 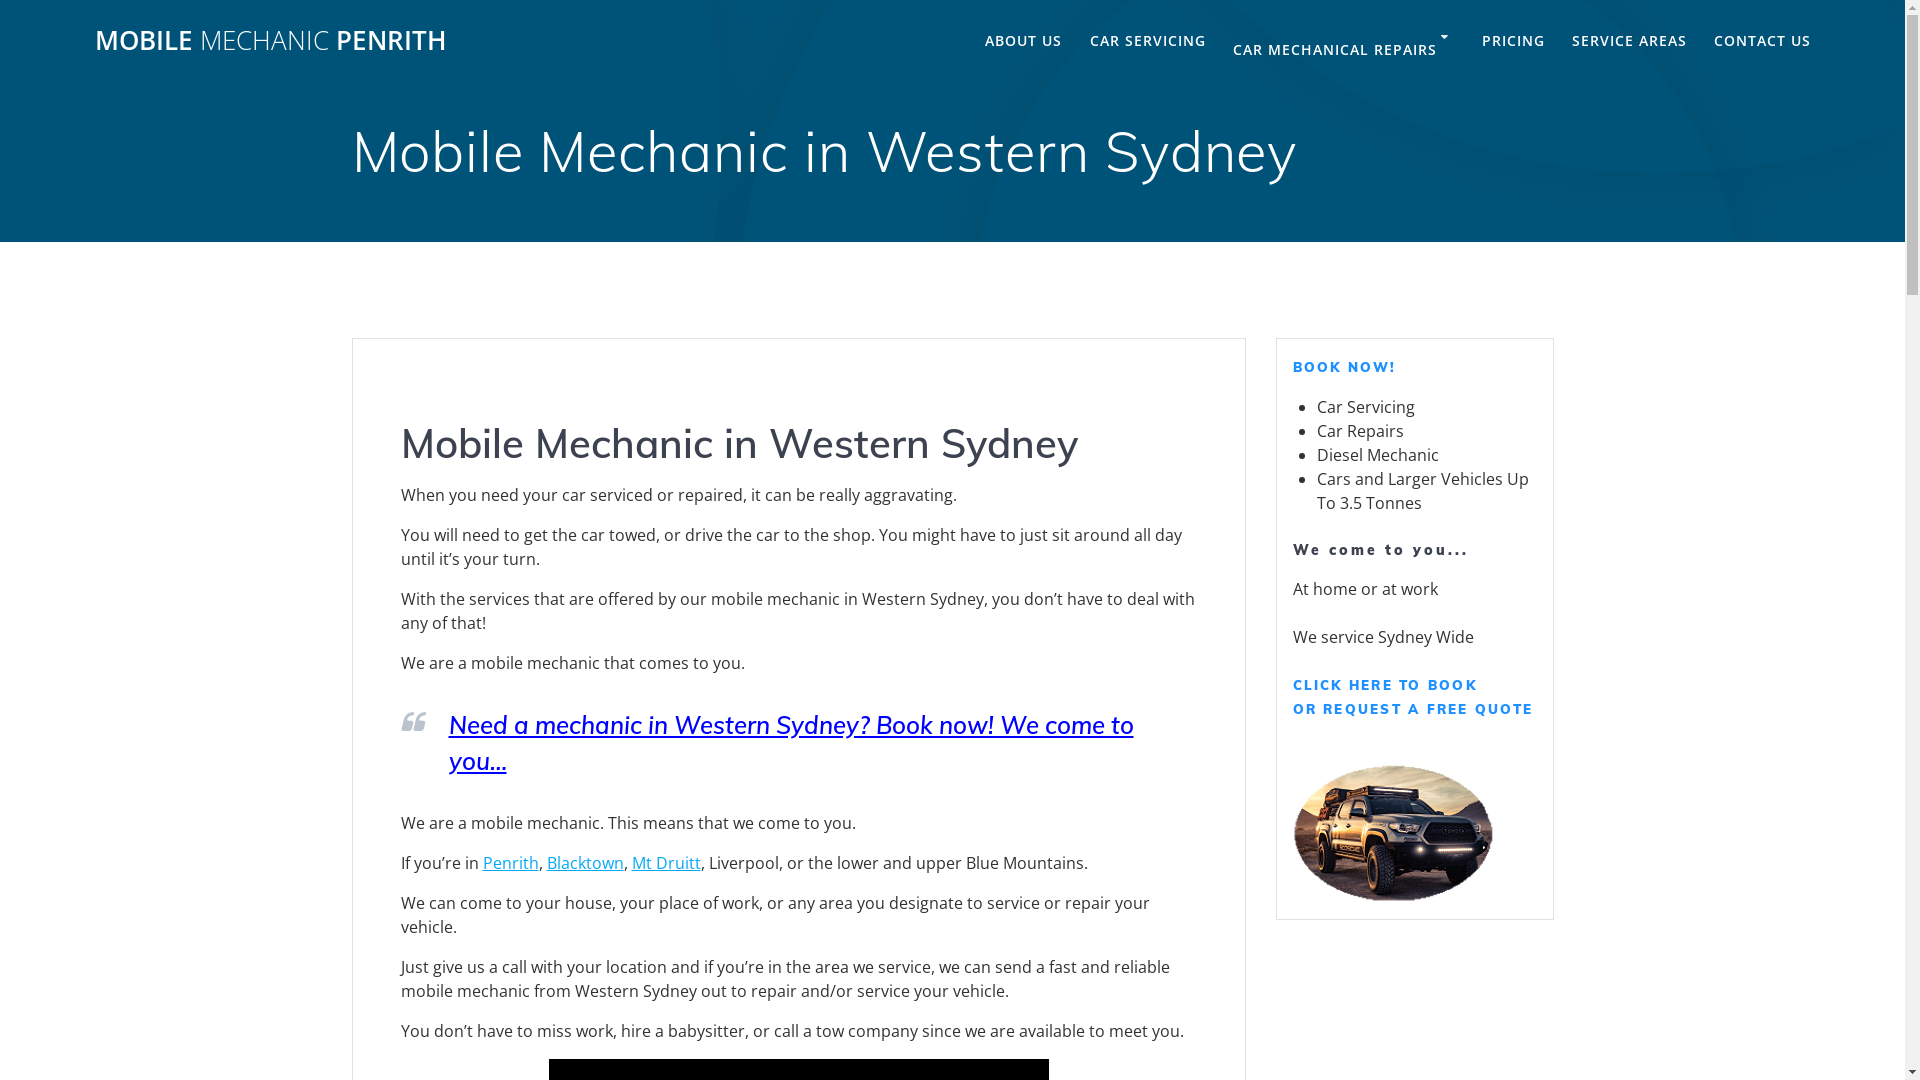 What do you see at coordinates (1411, 696) in the screenshot?
I see `'CLICK HERE TO BOOK` at bounding box center [1411, 696].